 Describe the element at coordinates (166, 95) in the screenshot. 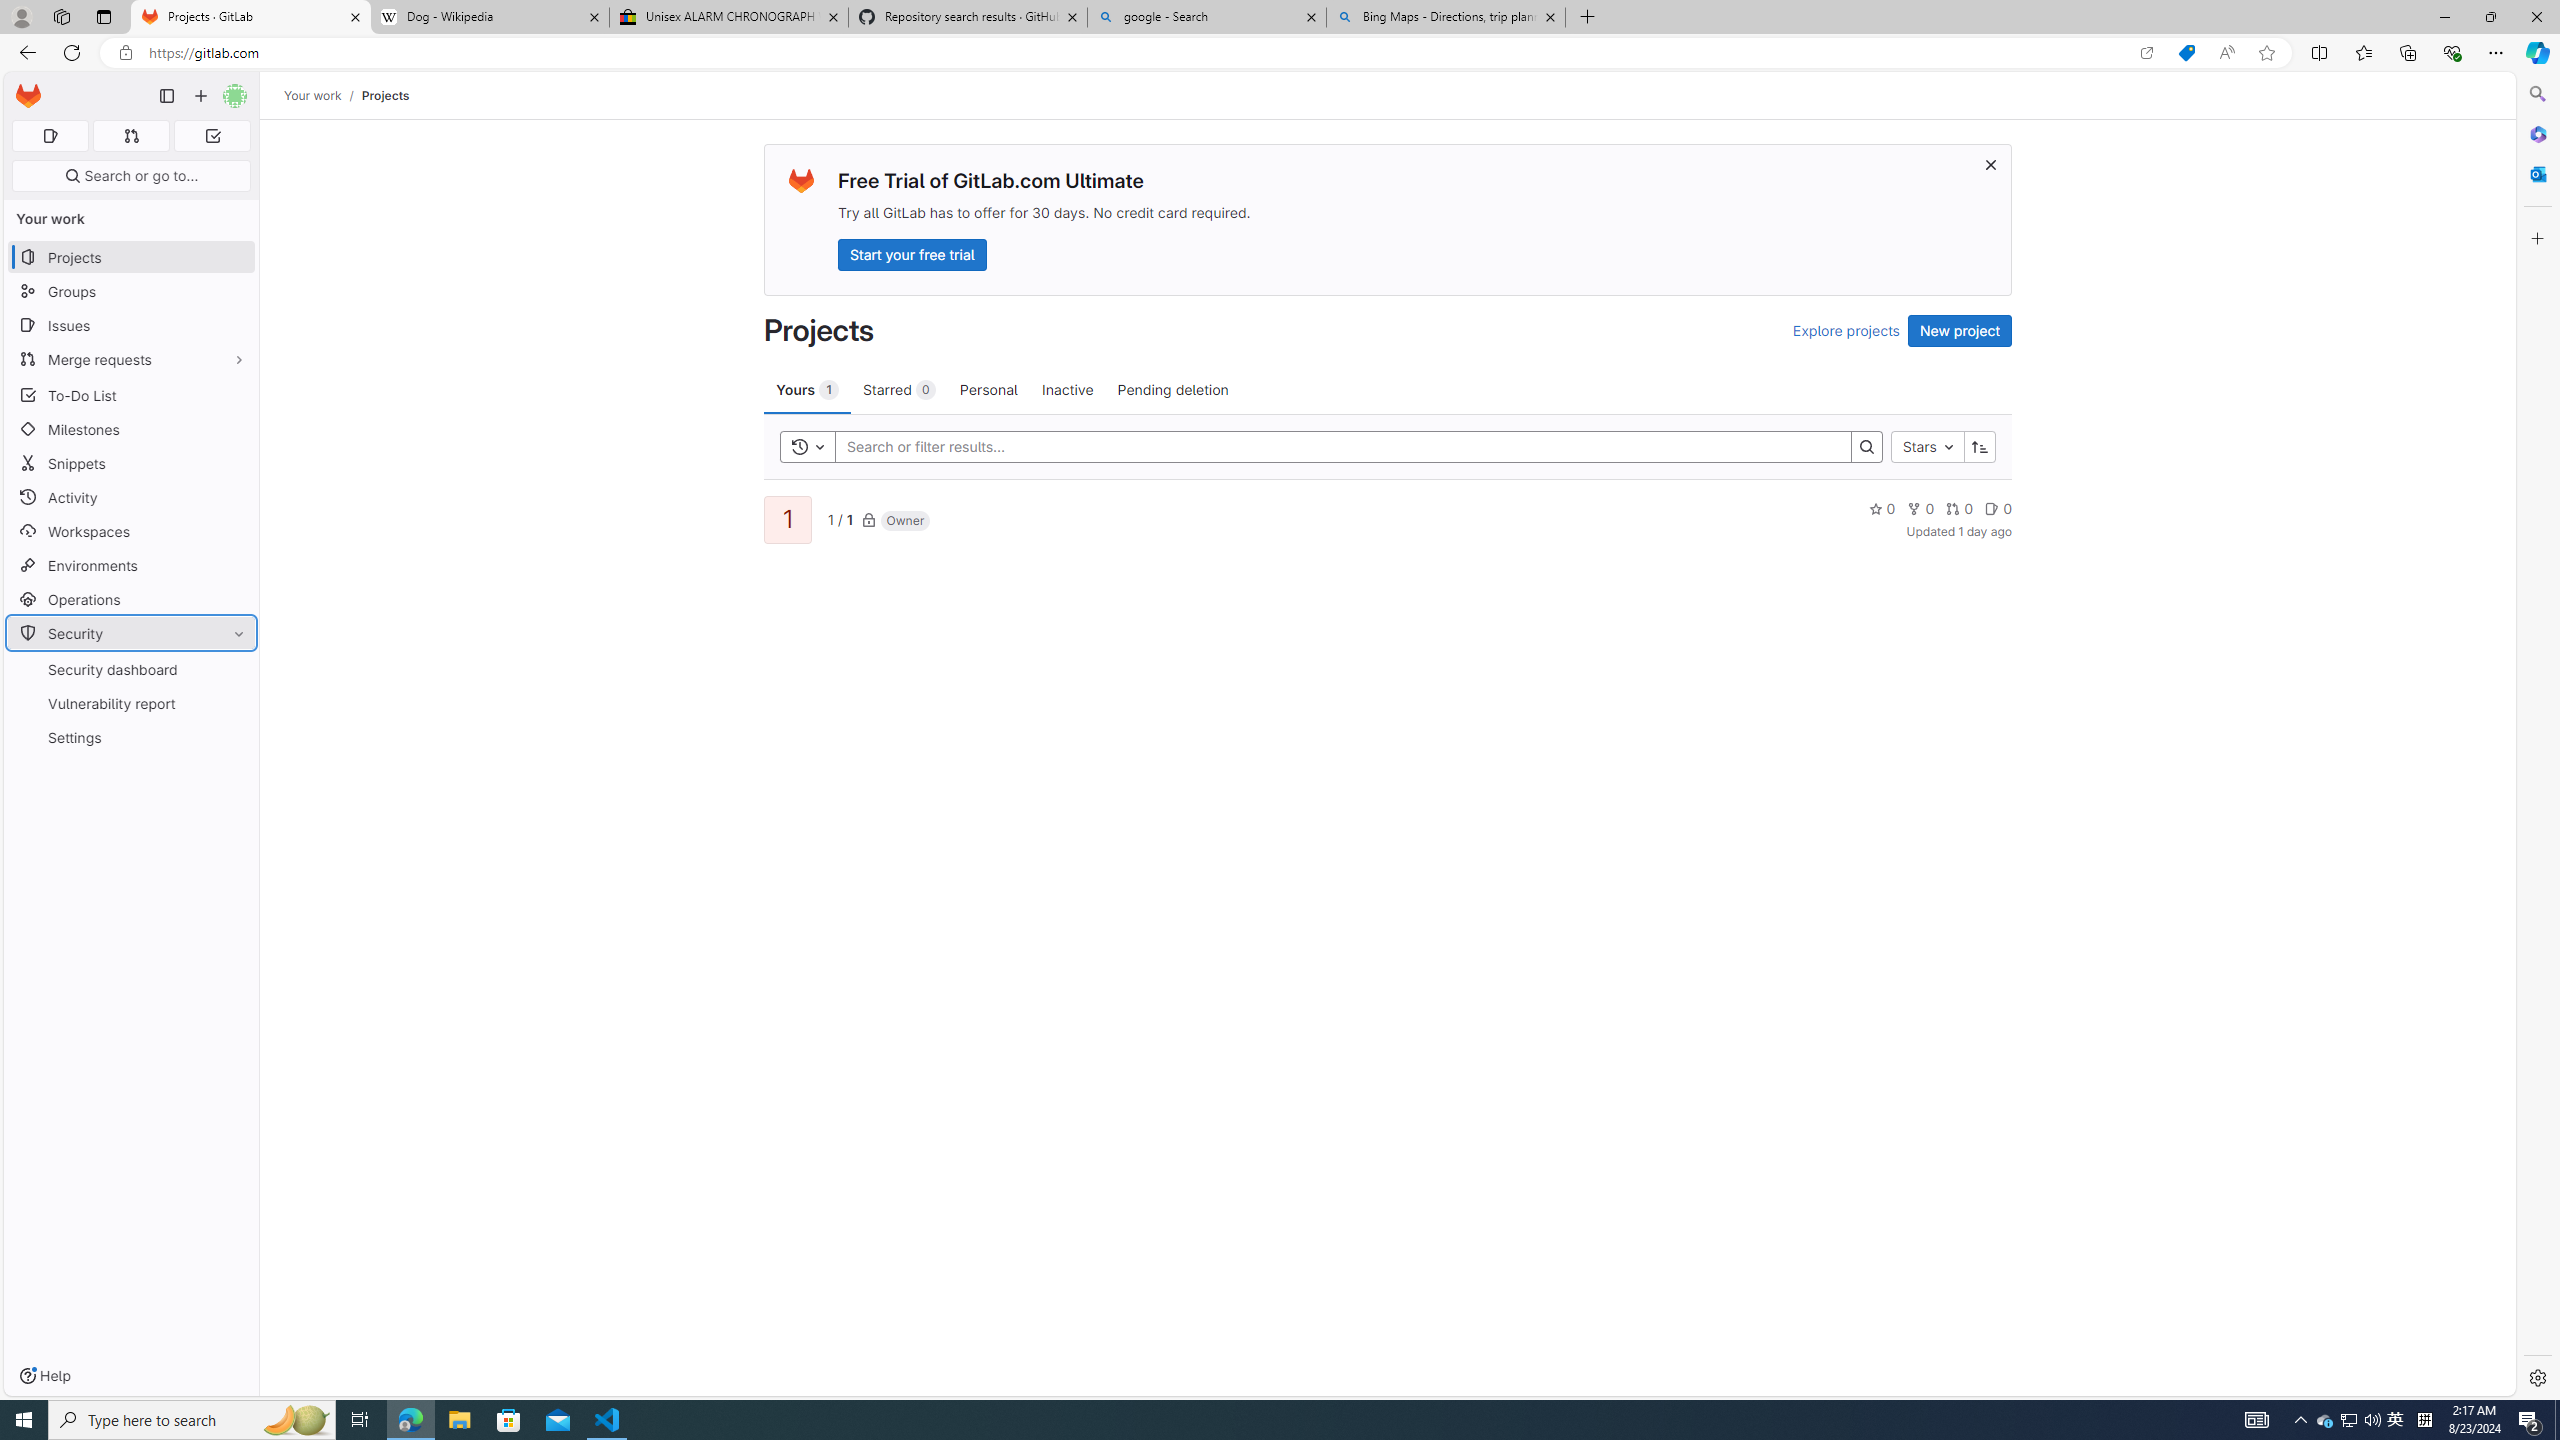

I see `'Primary navigation sidebar'` at that location.